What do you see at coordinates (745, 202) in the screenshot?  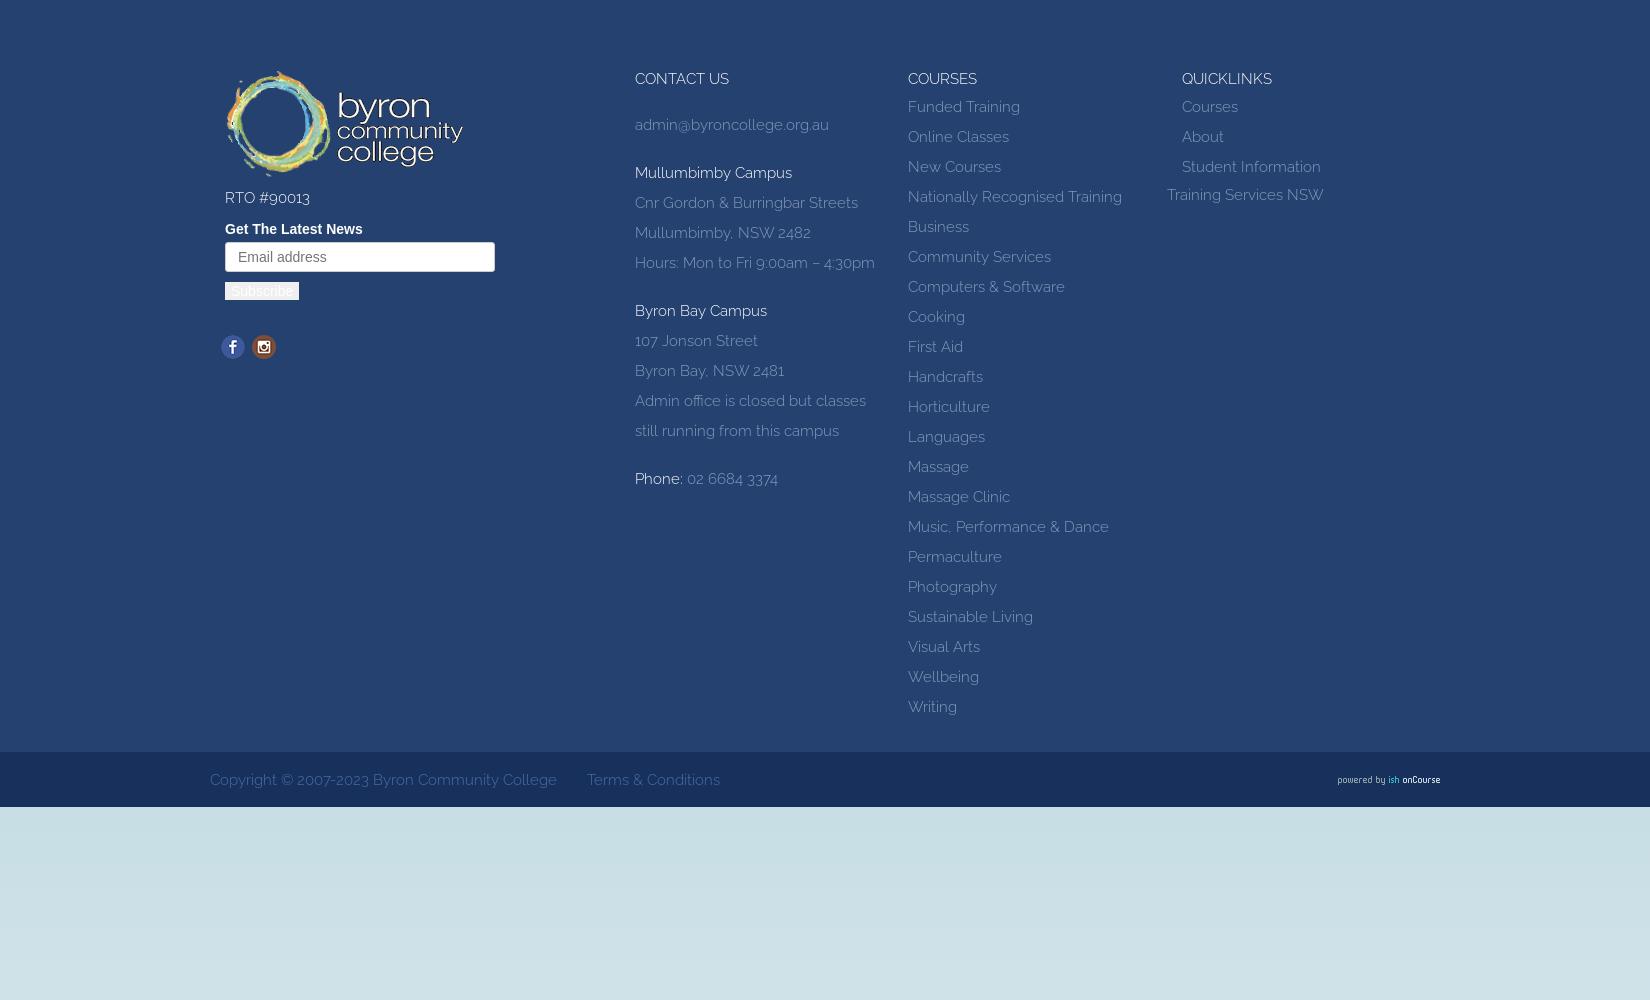 I see `'Cnr Gordon & Burringbar Streets'` at bounding box center [745, 202].